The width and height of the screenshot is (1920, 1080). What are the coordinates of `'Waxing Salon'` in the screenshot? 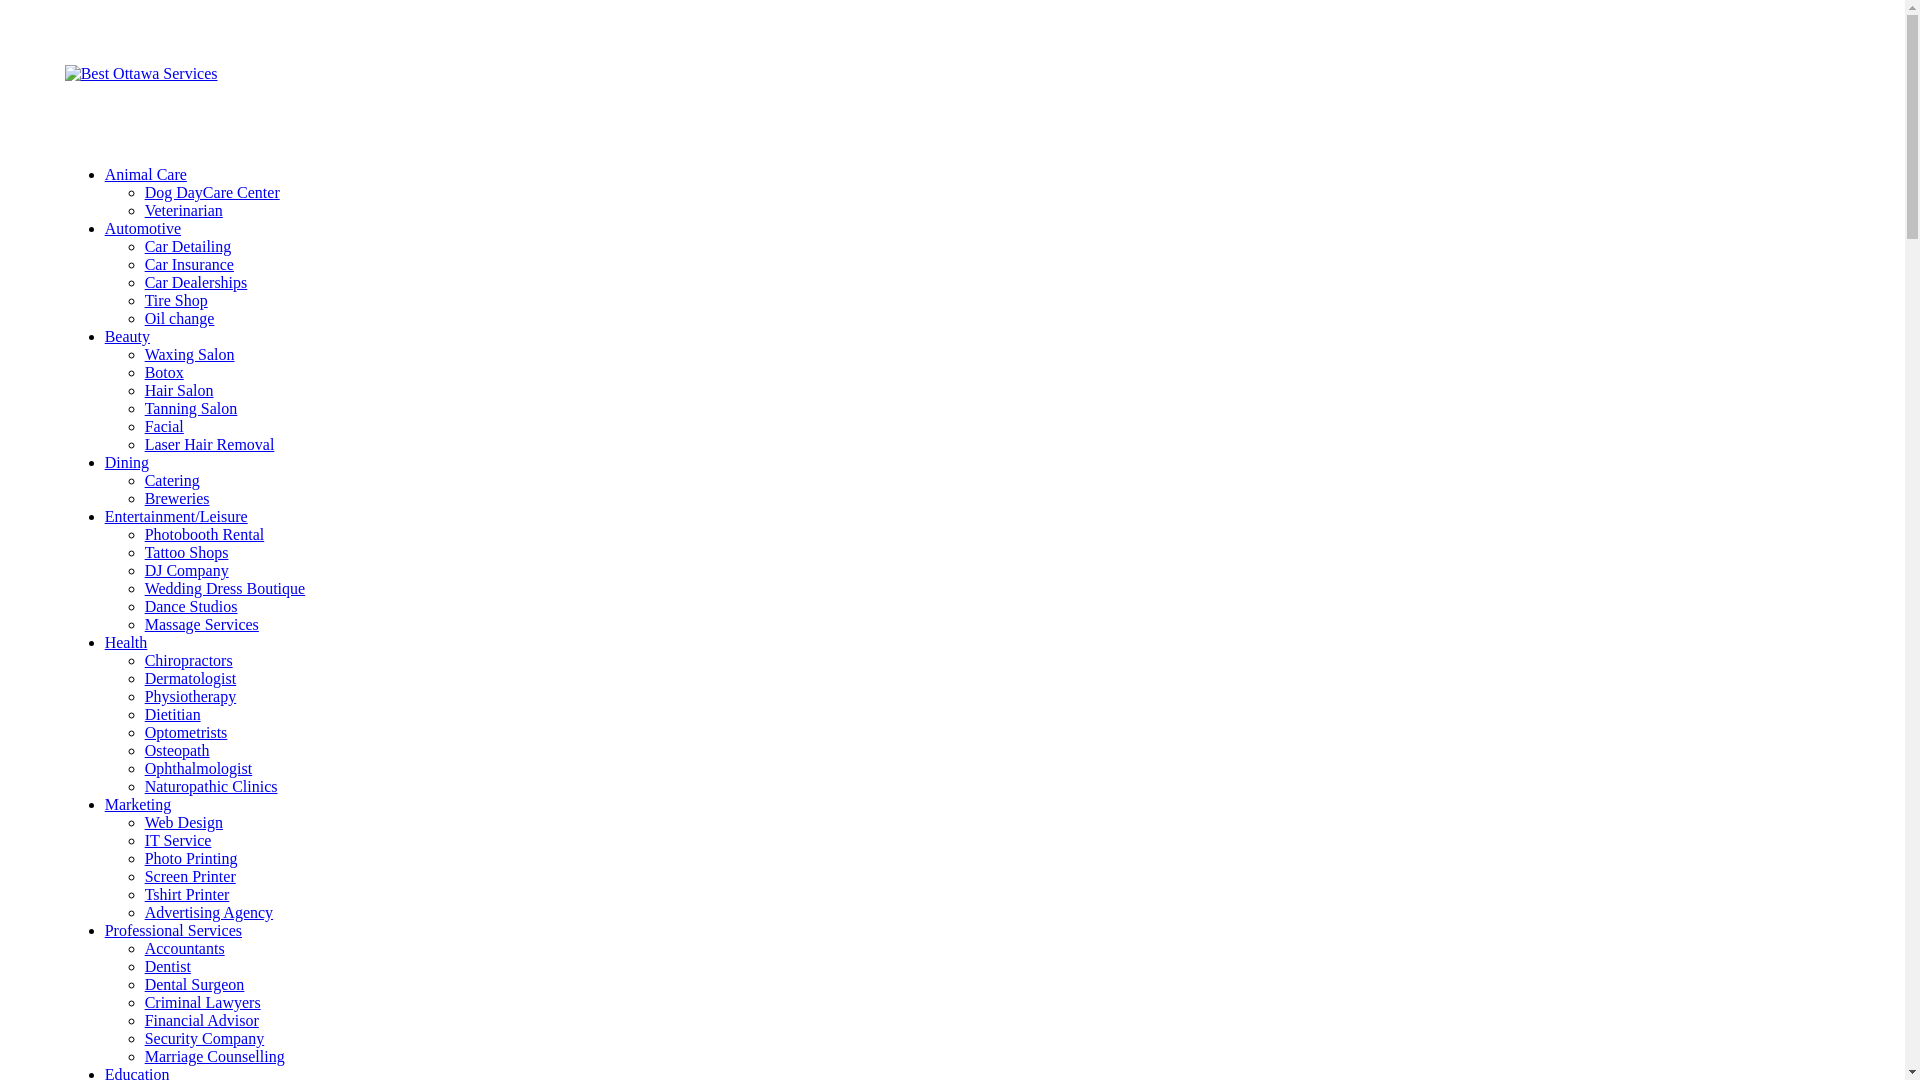 It's located at (143, 353).